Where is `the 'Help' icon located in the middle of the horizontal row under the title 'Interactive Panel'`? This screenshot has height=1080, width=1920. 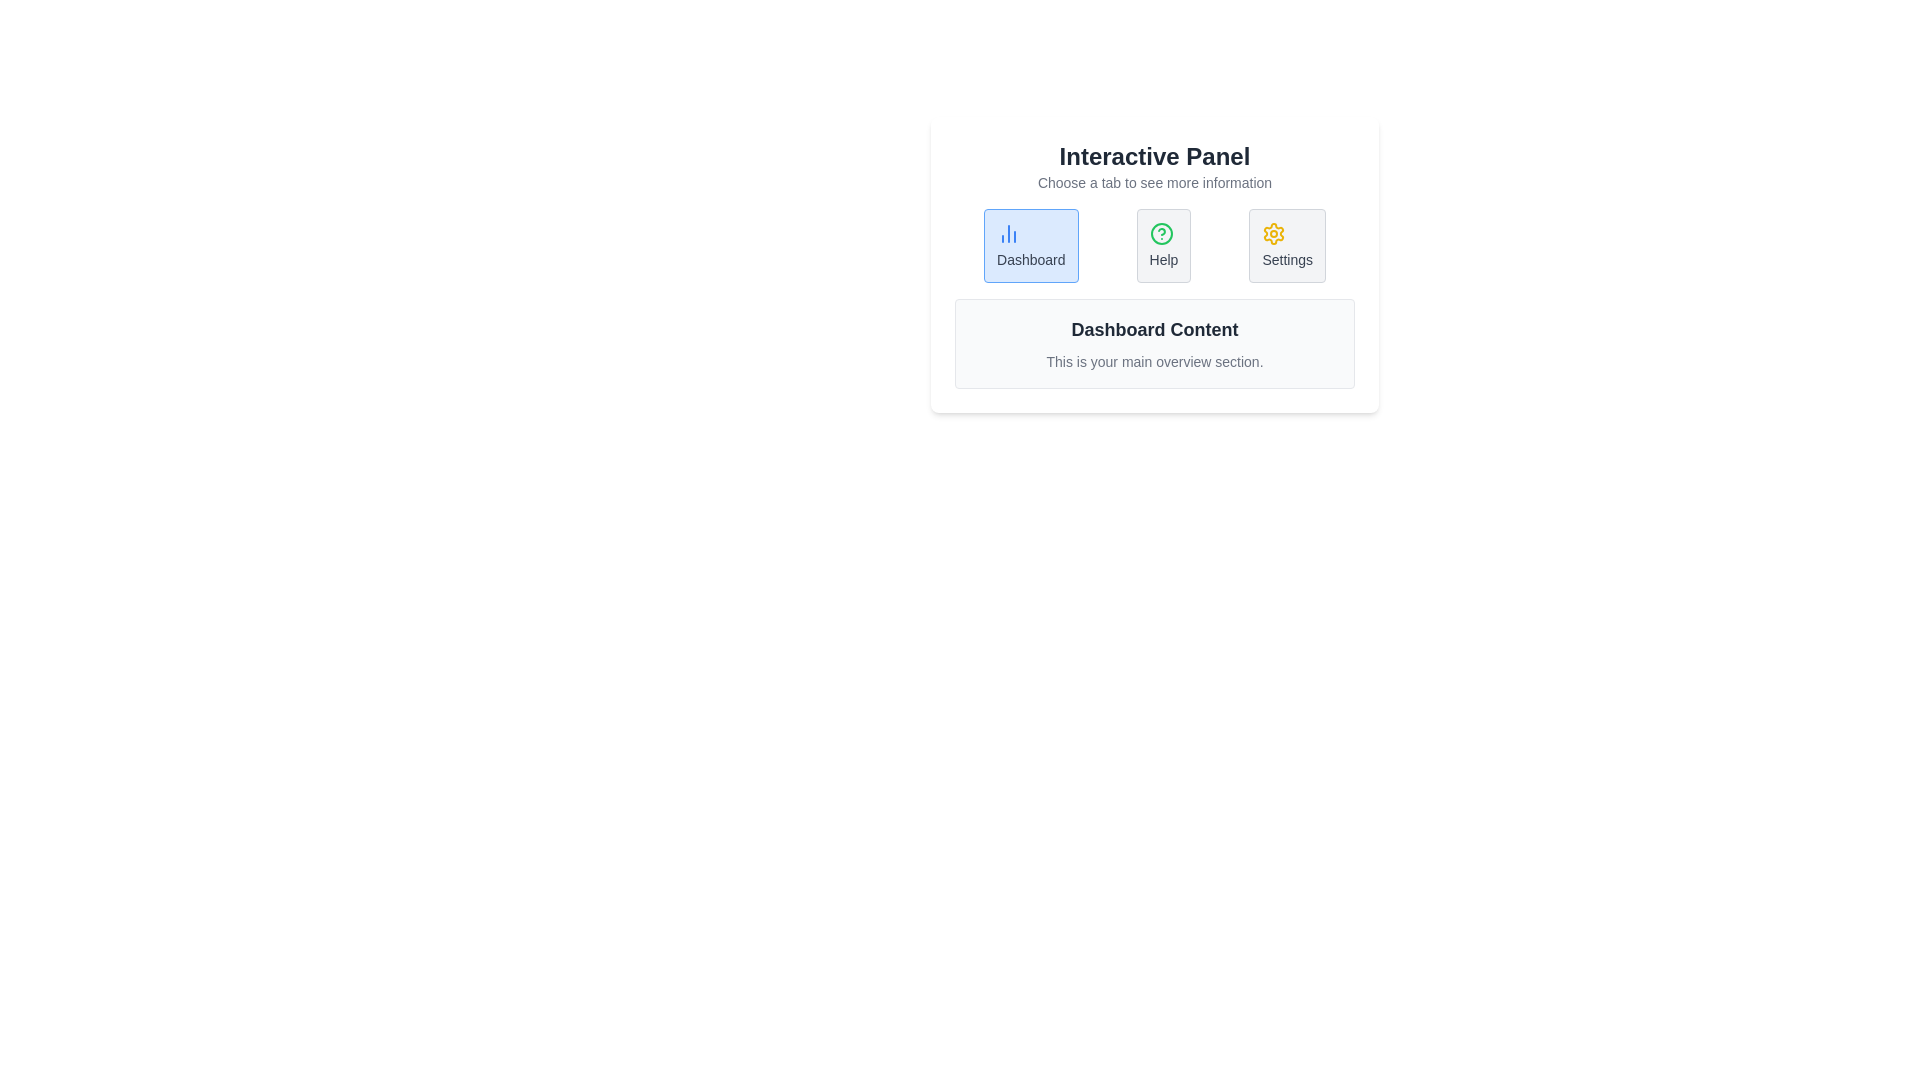 the 'Help' icon located in the middle of the horizontal row under the title 'Interactive Panel' is located at coordinates (1161, 233).